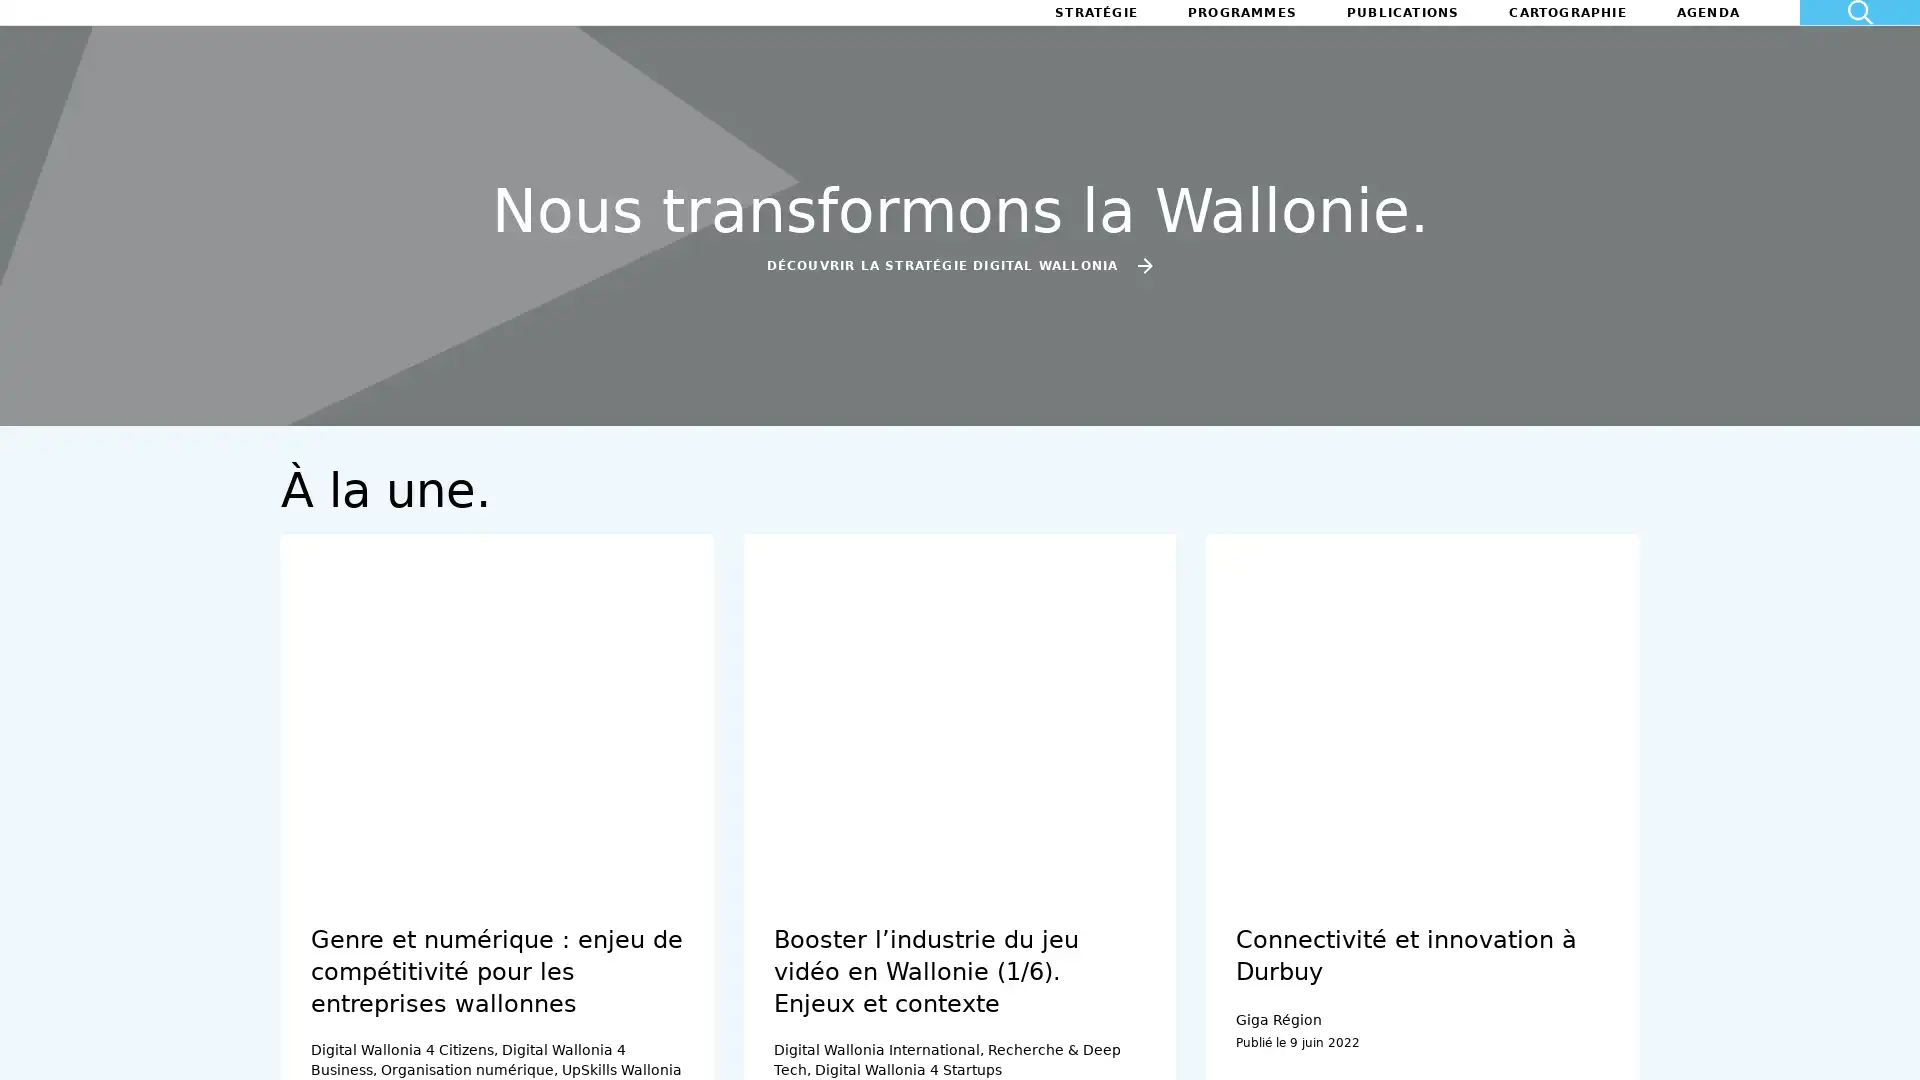 The image size is (1920, 1080). I want to click on Je choisis, so click(230, 978).